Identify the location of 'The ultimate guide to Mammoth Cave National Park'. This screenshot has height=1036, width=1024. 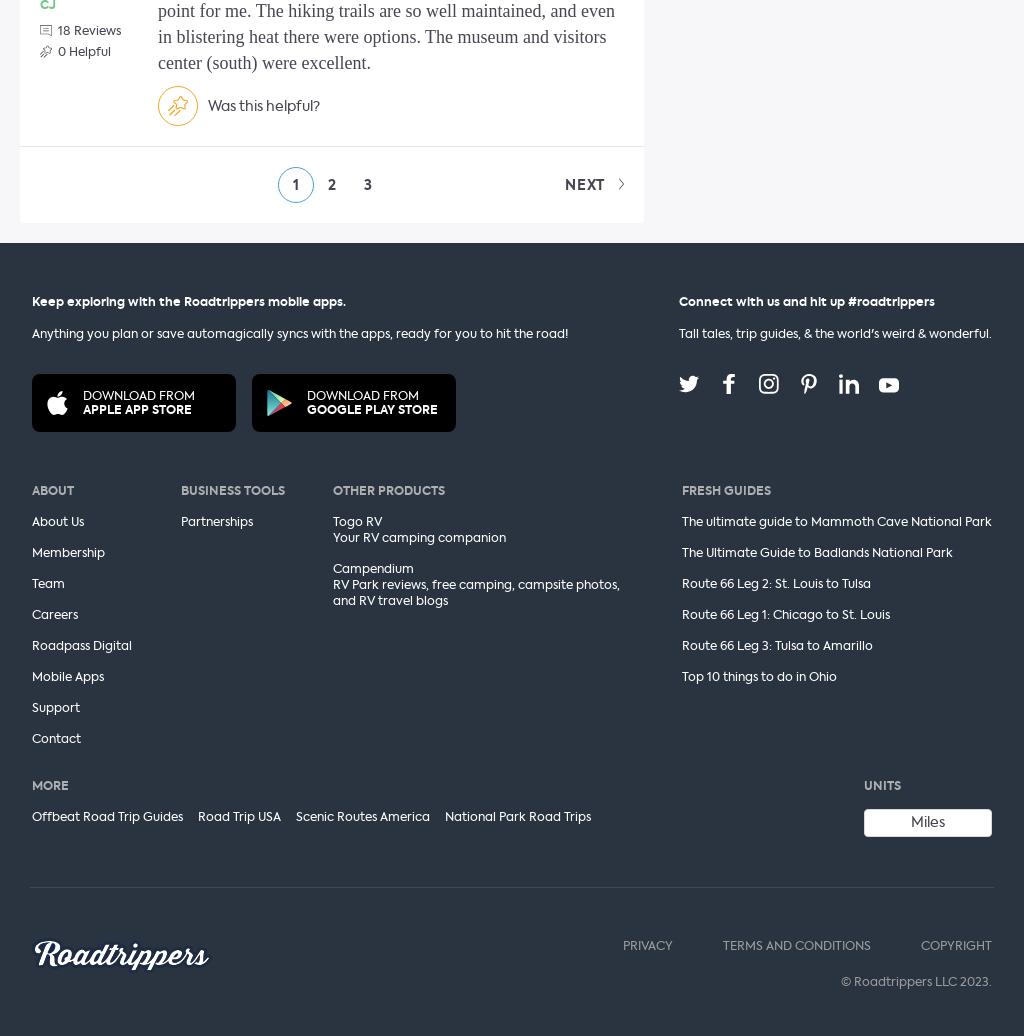
(834, 522).